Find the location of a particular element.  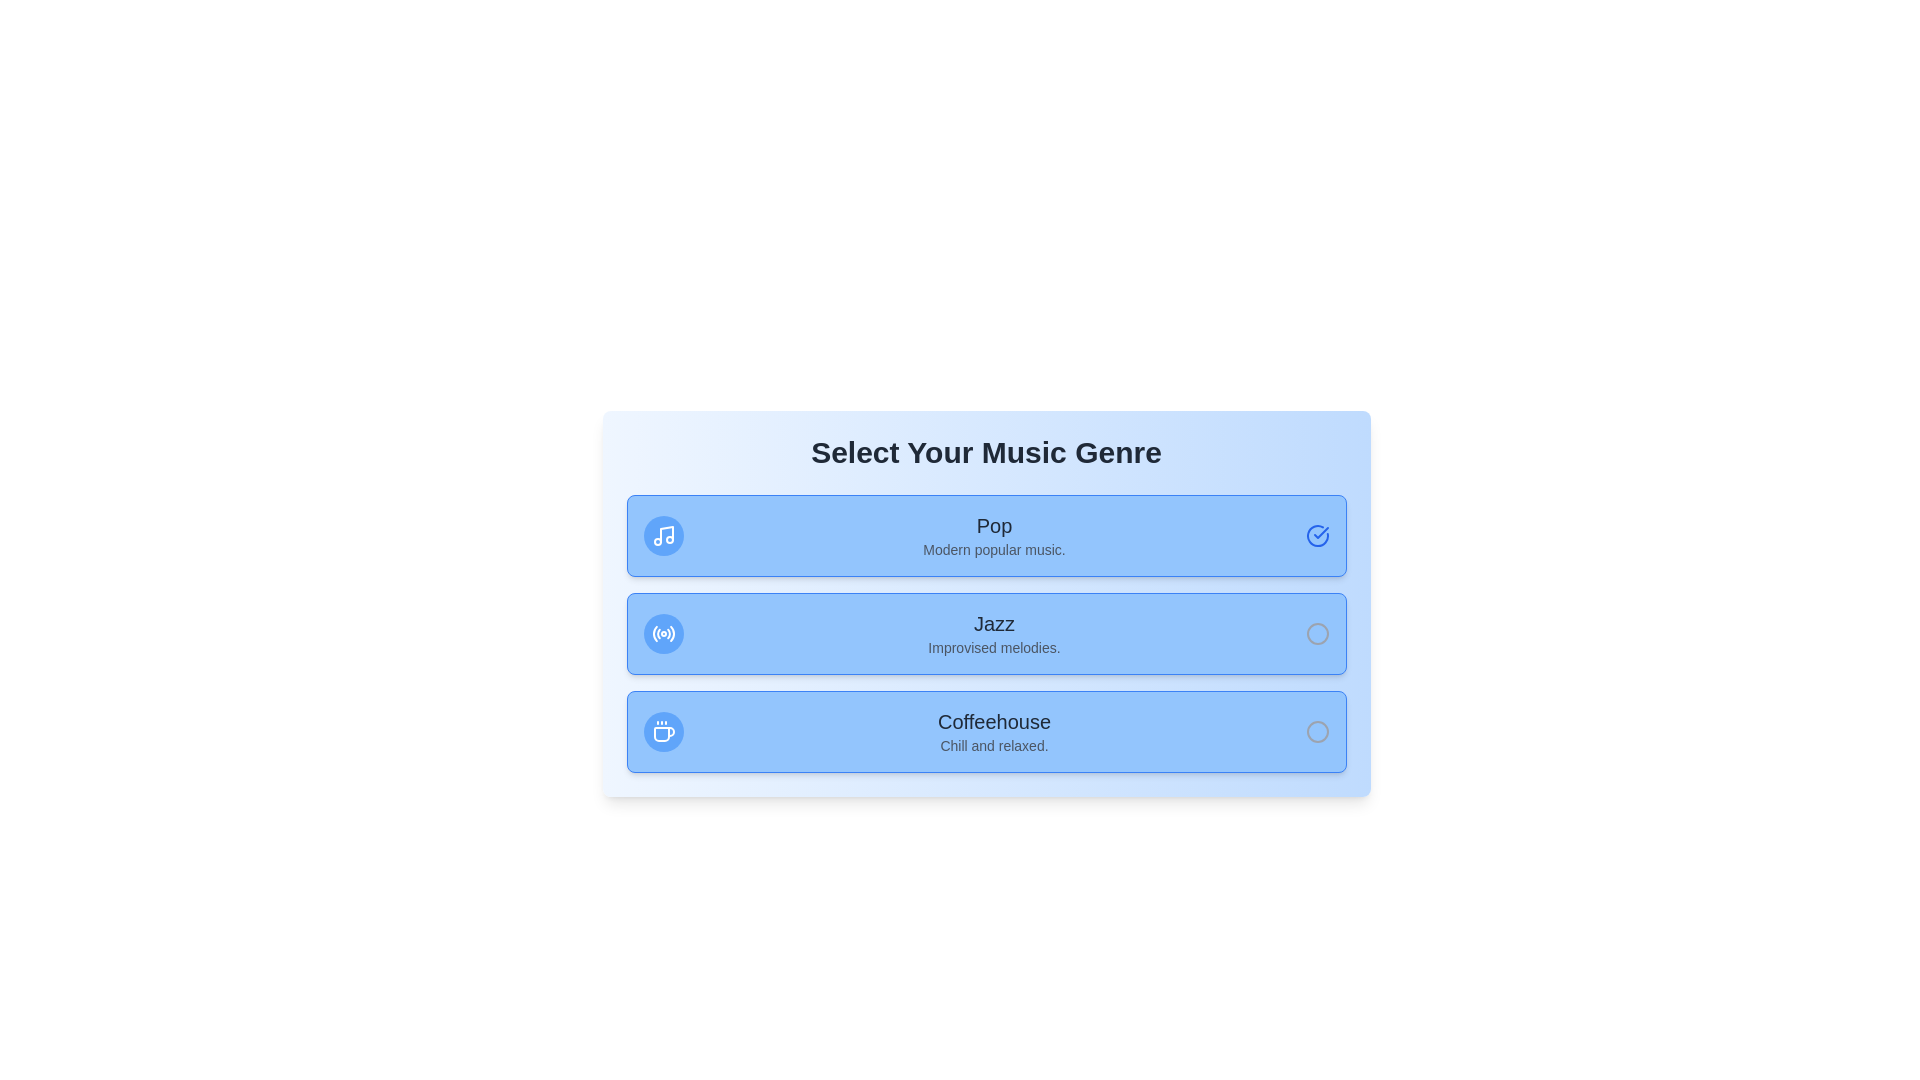

the 'Jazz' genre text label, which is the main title in the music genre selection interface is located at coordinates (994, 623).